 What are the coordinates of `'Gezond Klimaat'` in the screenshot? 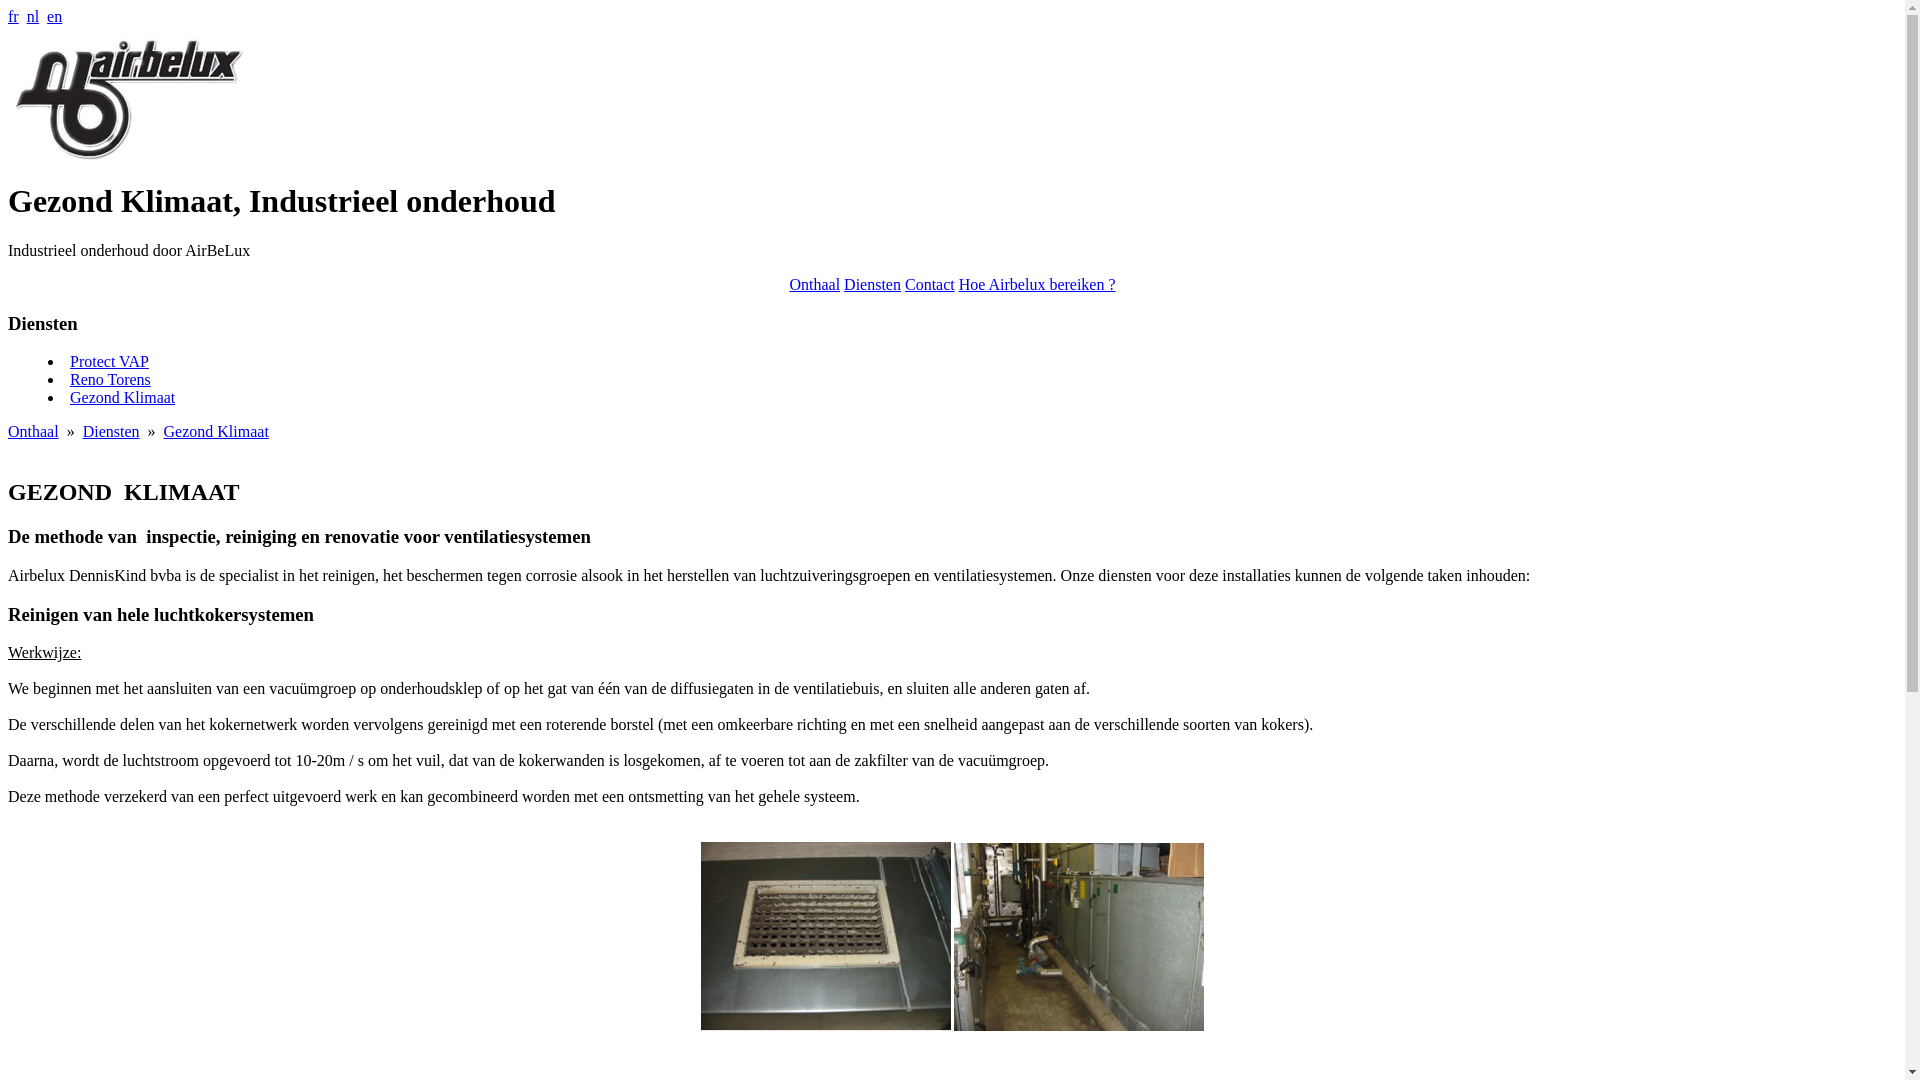 It's located at (216, 430).